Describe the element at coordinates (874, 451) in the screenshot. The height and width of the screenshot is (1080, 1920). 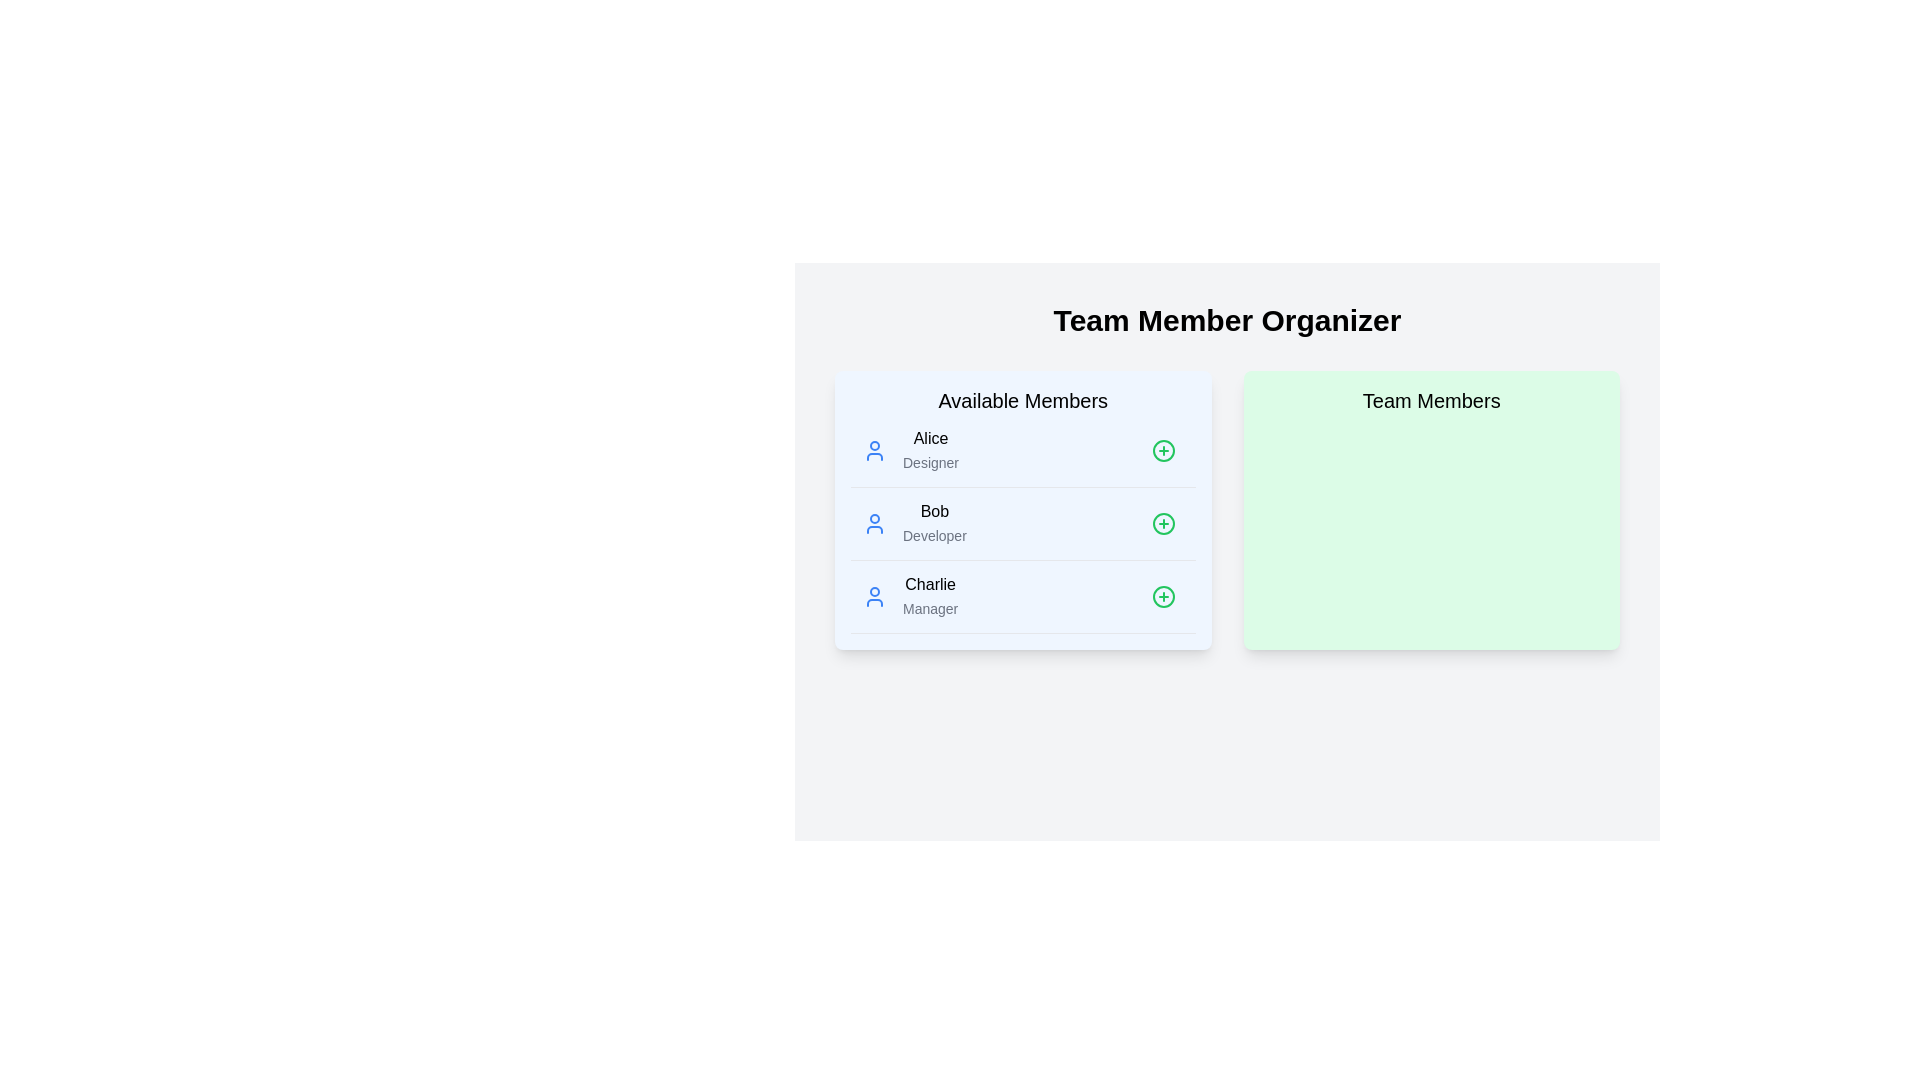
I see `the icon representing the user 'Alice' in the team member list, which is positioned as the leftmost element in the row` at that location.